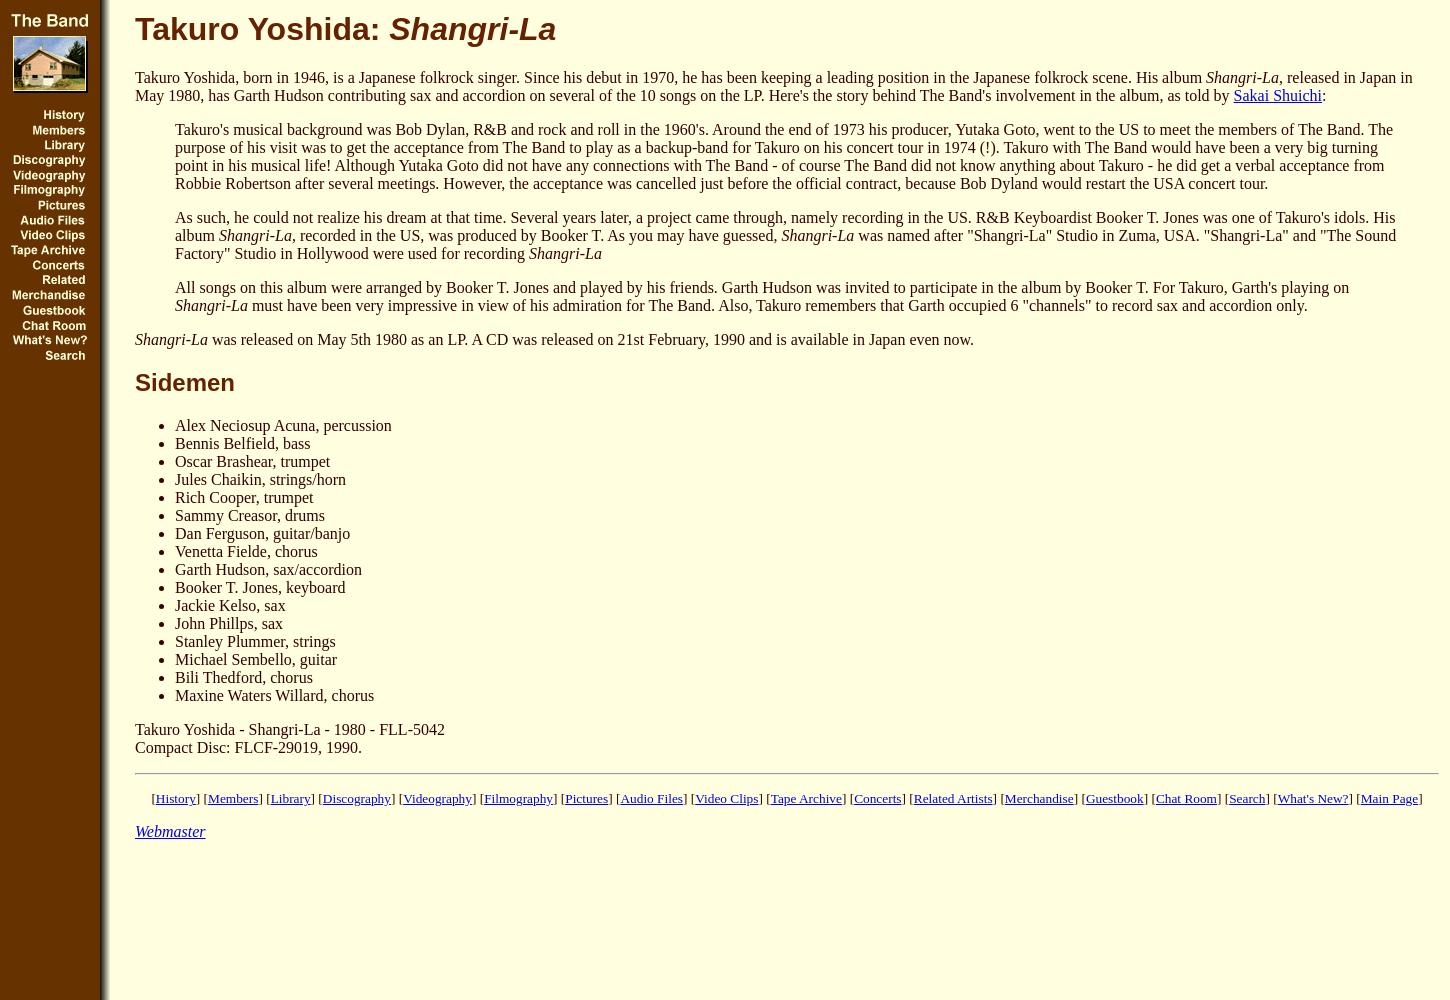  Describe the element at coordinates (151, 798) in the screenshot. I see `'['` at that location.